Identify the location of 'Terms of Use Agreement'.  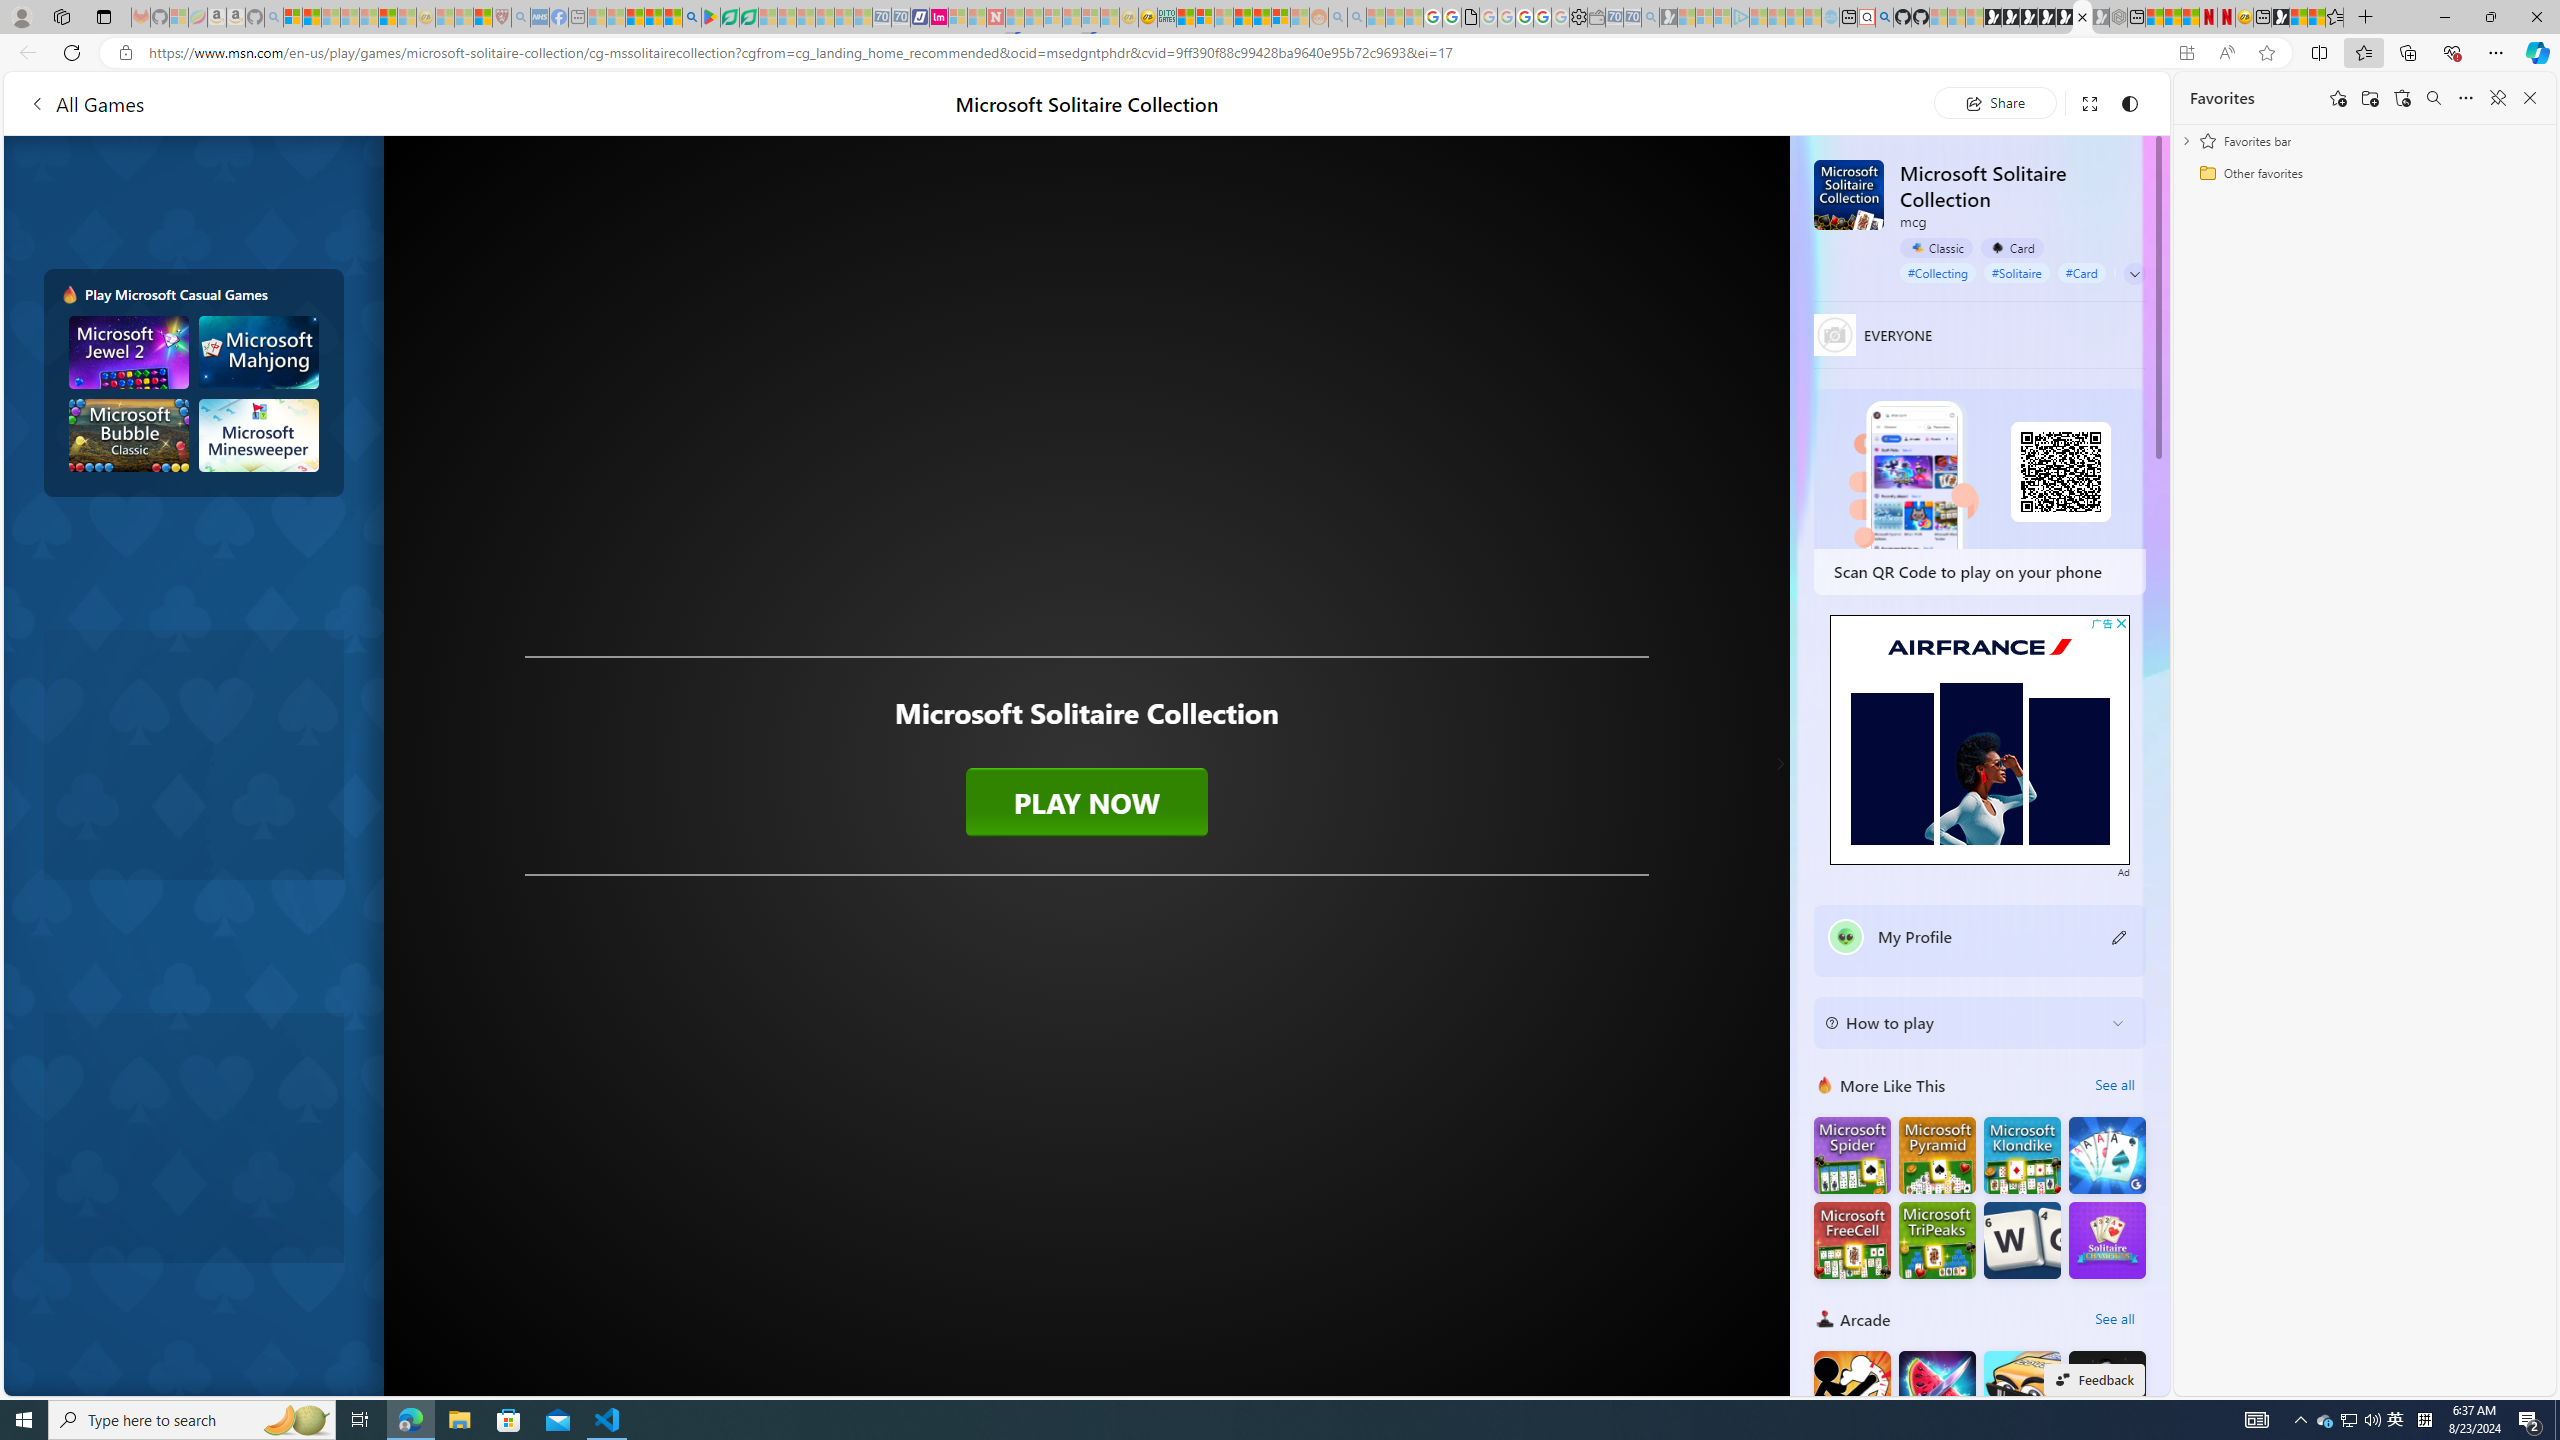
(729, 16).